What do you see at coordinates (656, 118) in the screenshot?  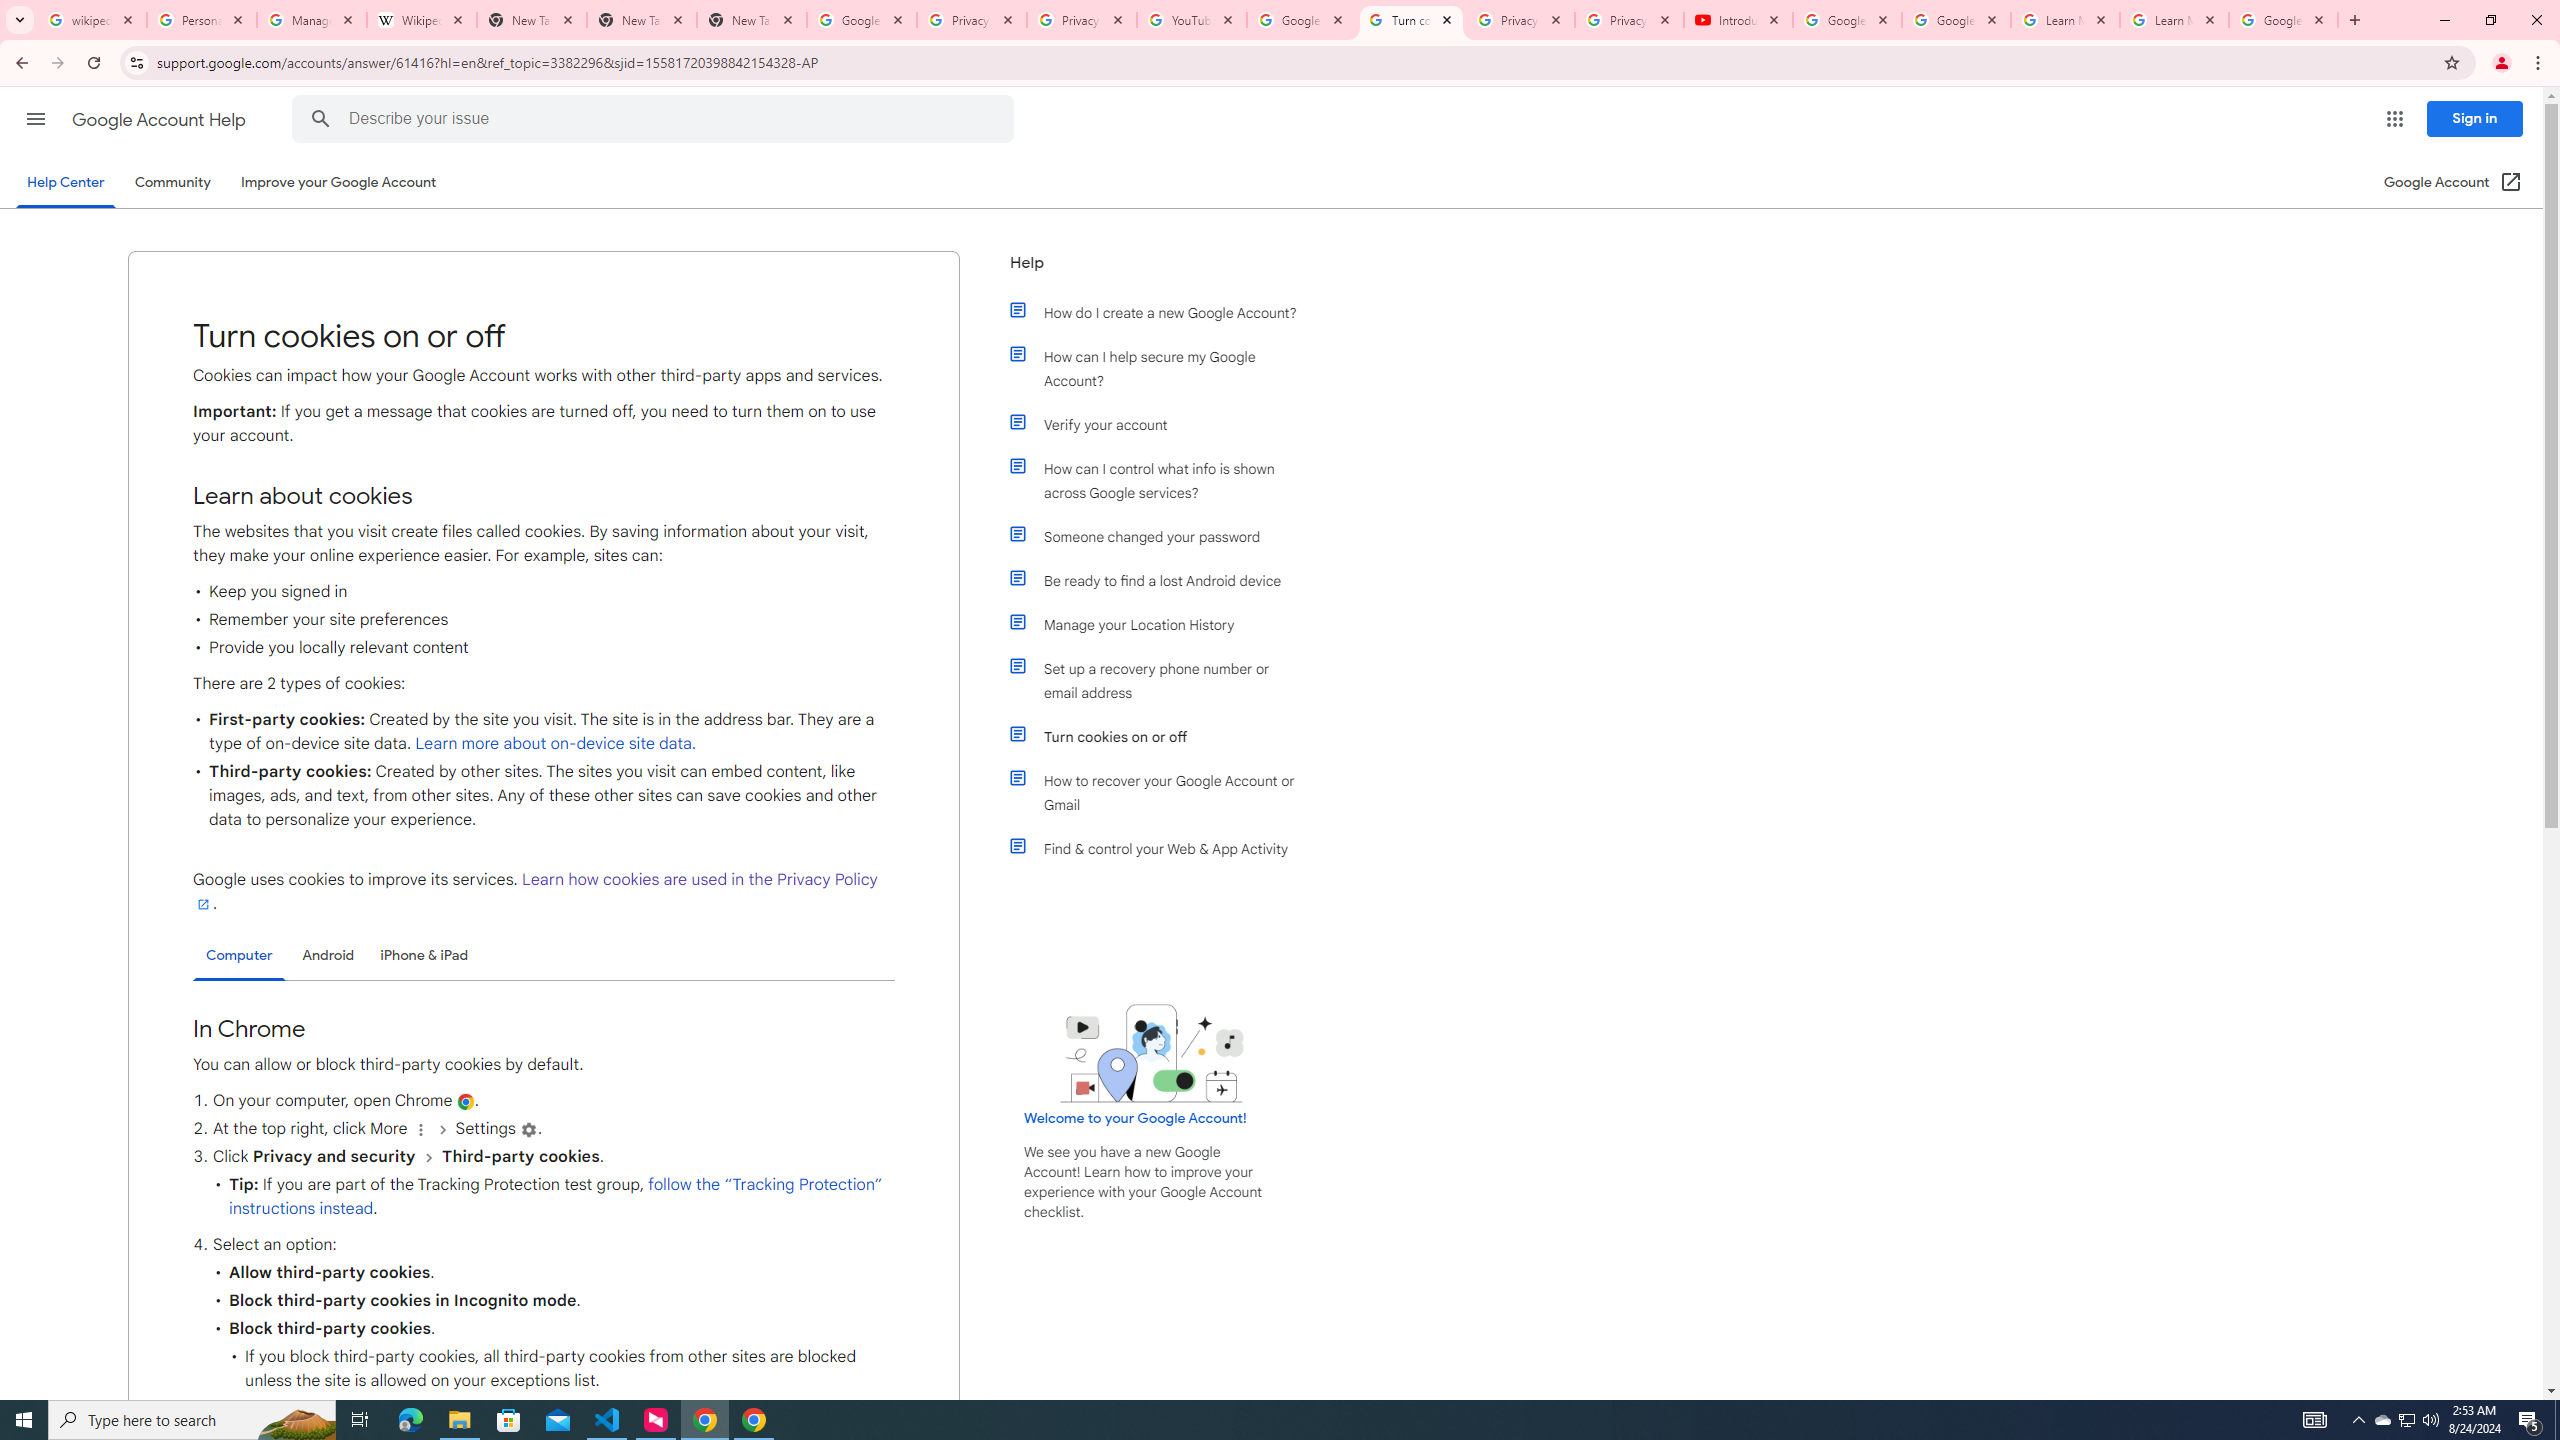 I see `'Describe your issue'` at bounding box center [656, 118].